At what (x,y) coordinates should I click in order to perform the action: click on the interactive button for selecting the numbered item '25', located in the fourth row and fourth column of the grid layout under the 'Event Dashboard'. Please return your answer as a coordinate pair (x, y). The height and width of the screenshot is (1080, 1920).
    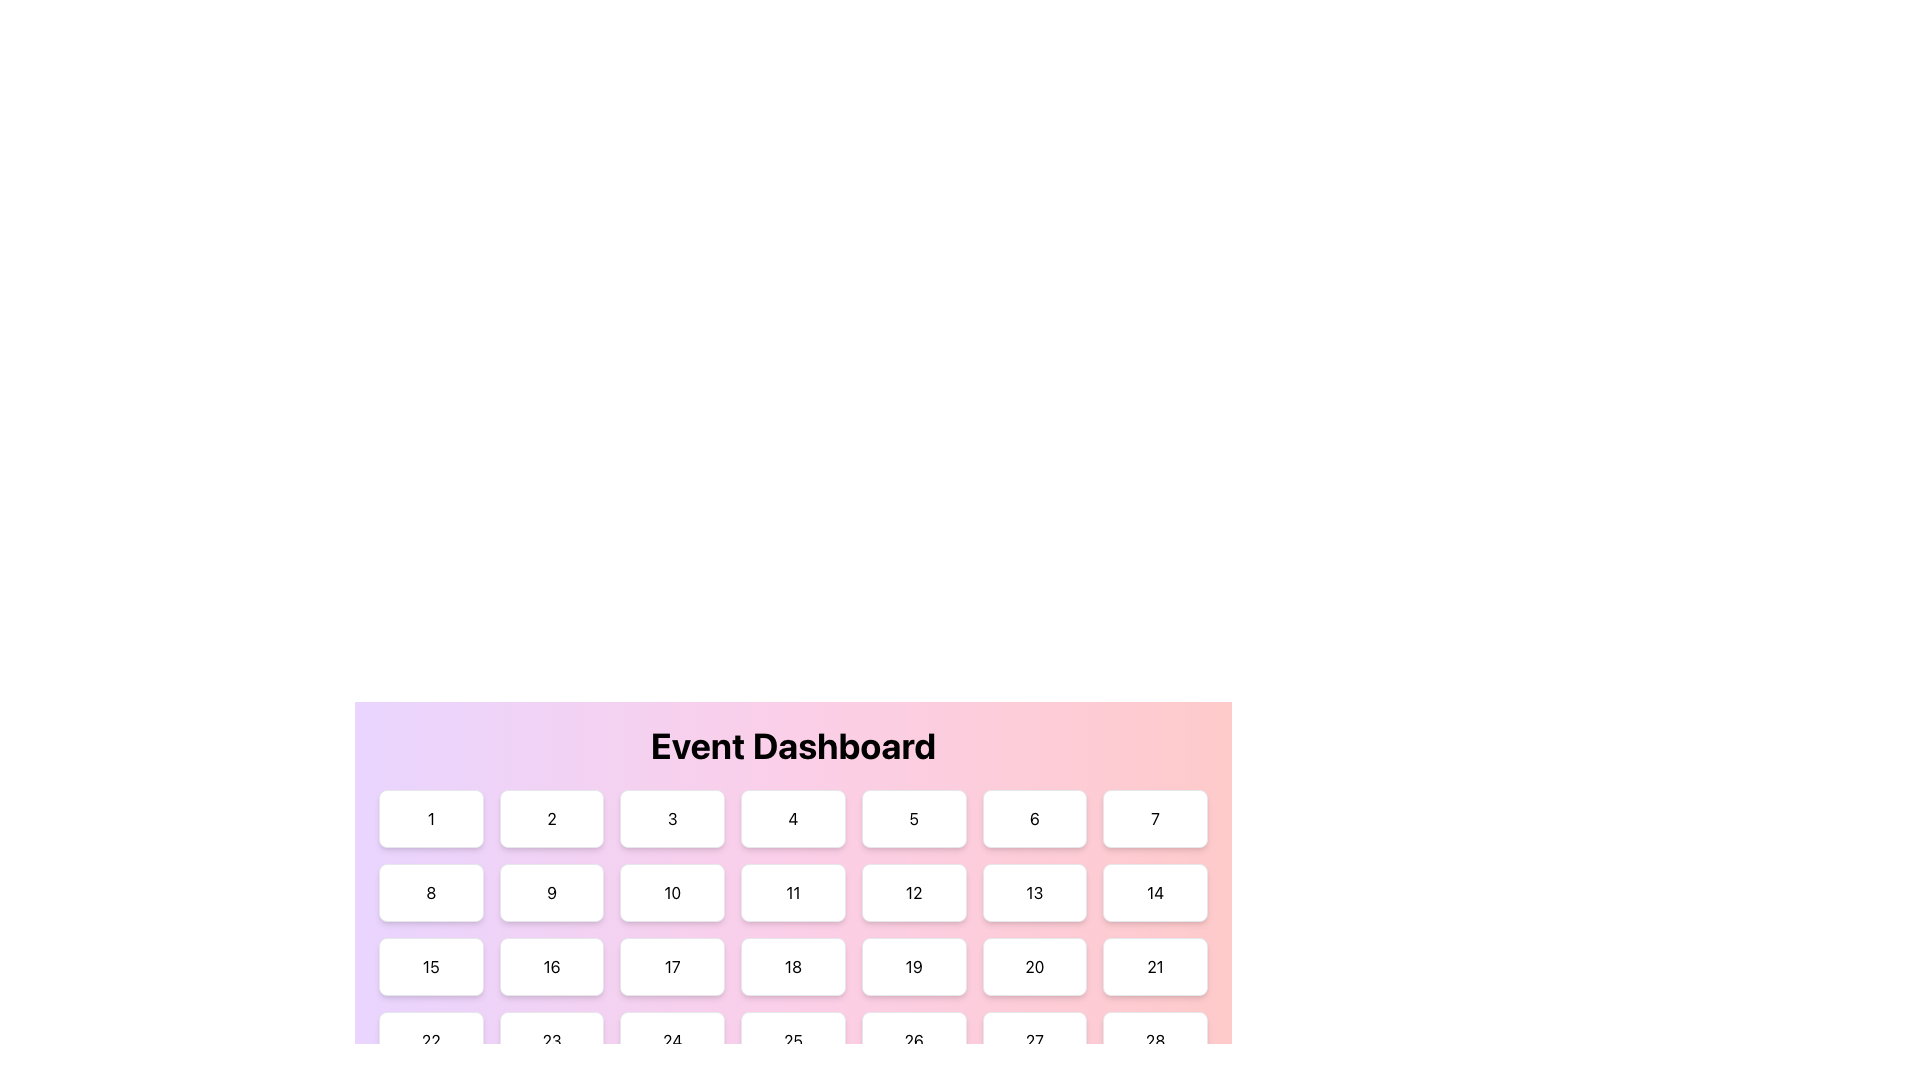
    Looking at the image, I should click on (792, 1040).